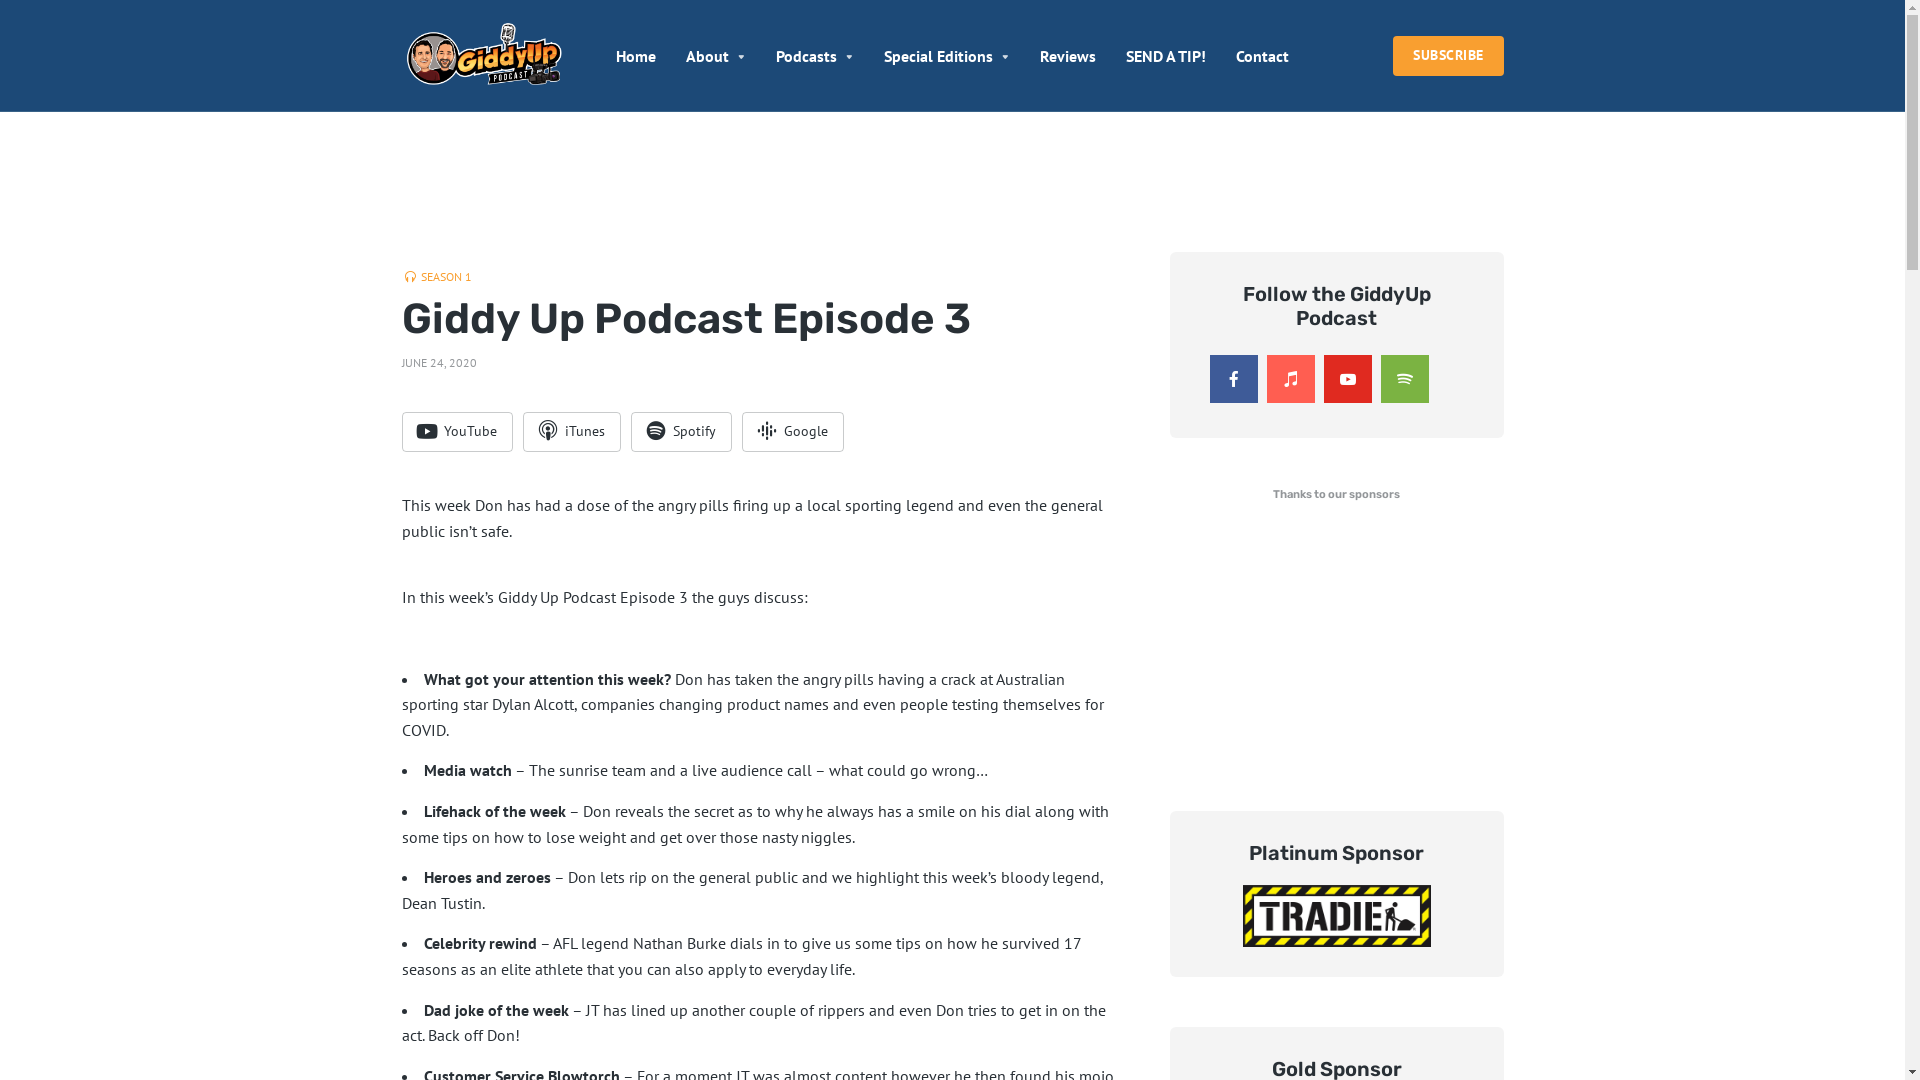 The image size is (1920, 1080). Describe the element at coordinates (1040, 55) in the screenshot. I see `'Reviews'` at that location.